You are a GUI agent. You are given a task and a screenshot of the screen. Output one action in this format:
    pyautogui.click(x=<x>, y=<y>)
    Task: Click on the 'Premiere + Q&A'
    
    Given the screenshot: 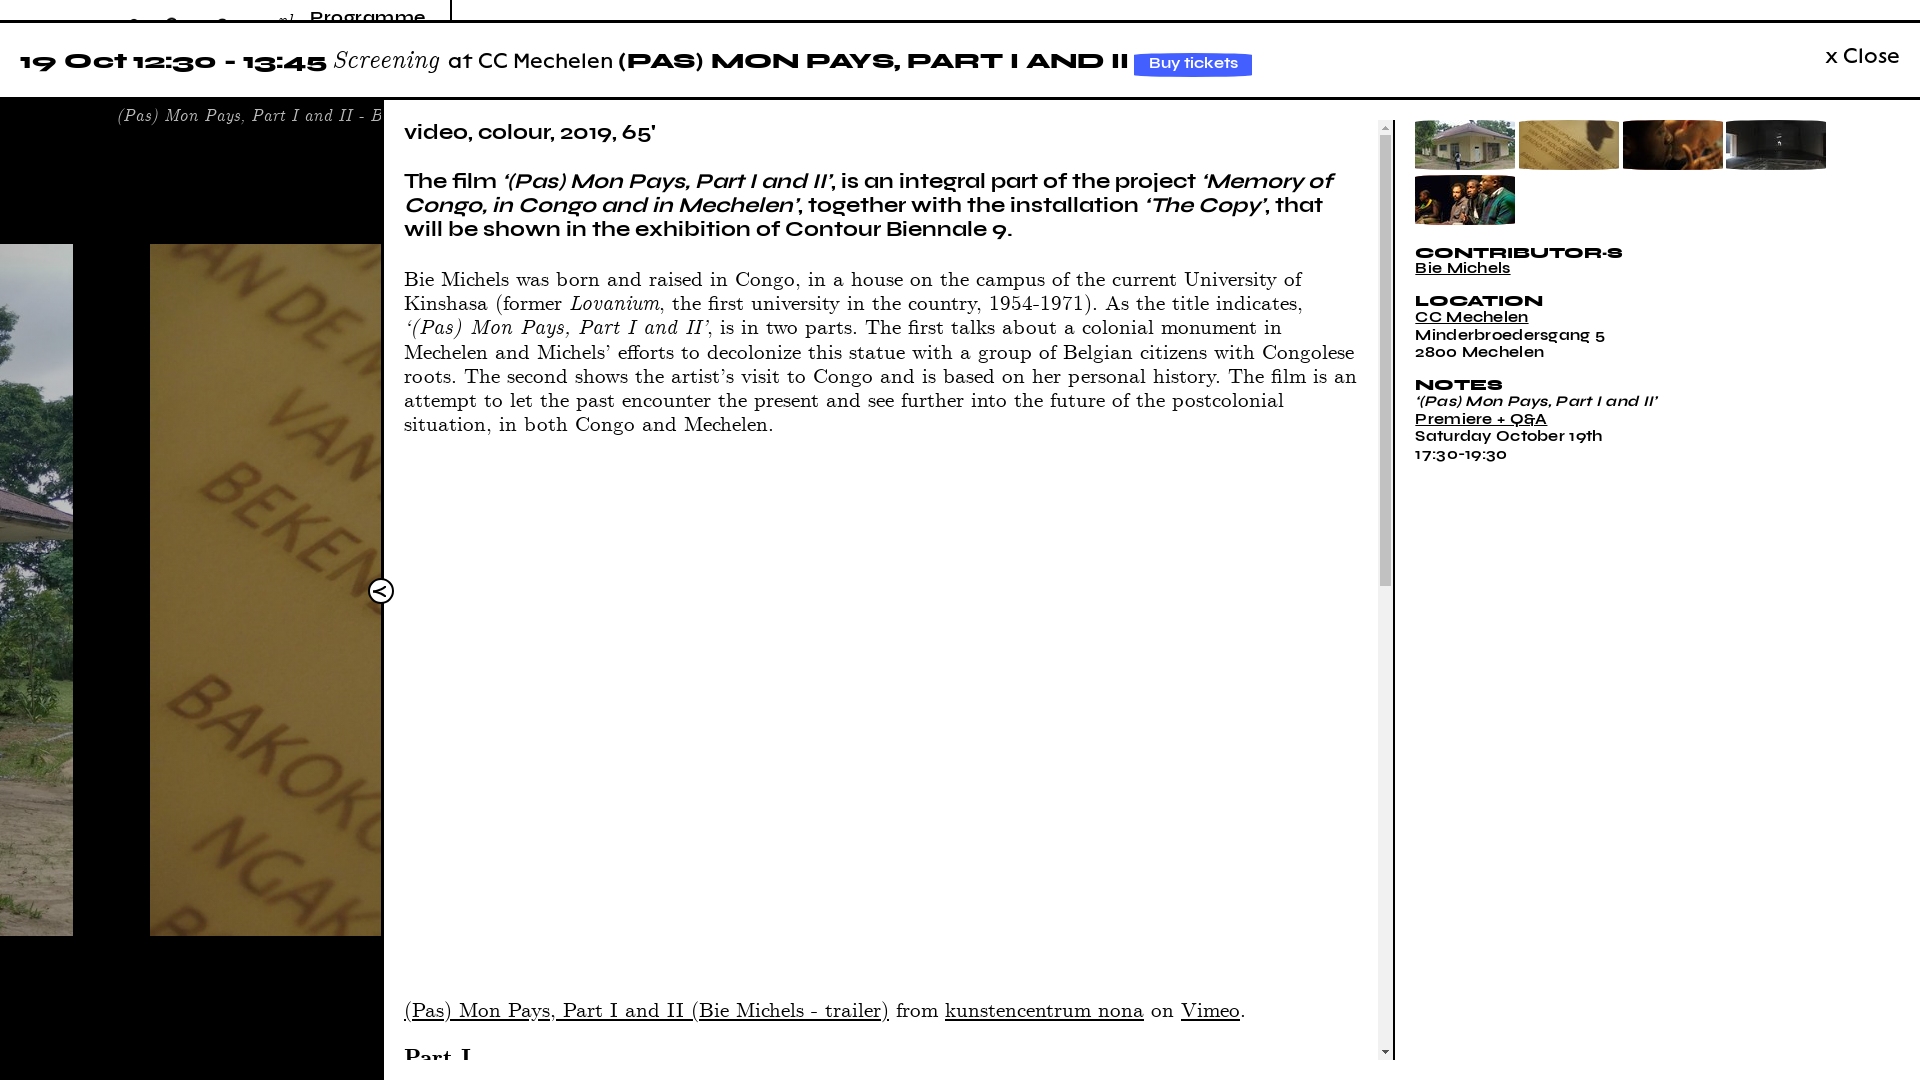 What is the action you would take?
    pyautogui.click(x=1414, y=418)
    